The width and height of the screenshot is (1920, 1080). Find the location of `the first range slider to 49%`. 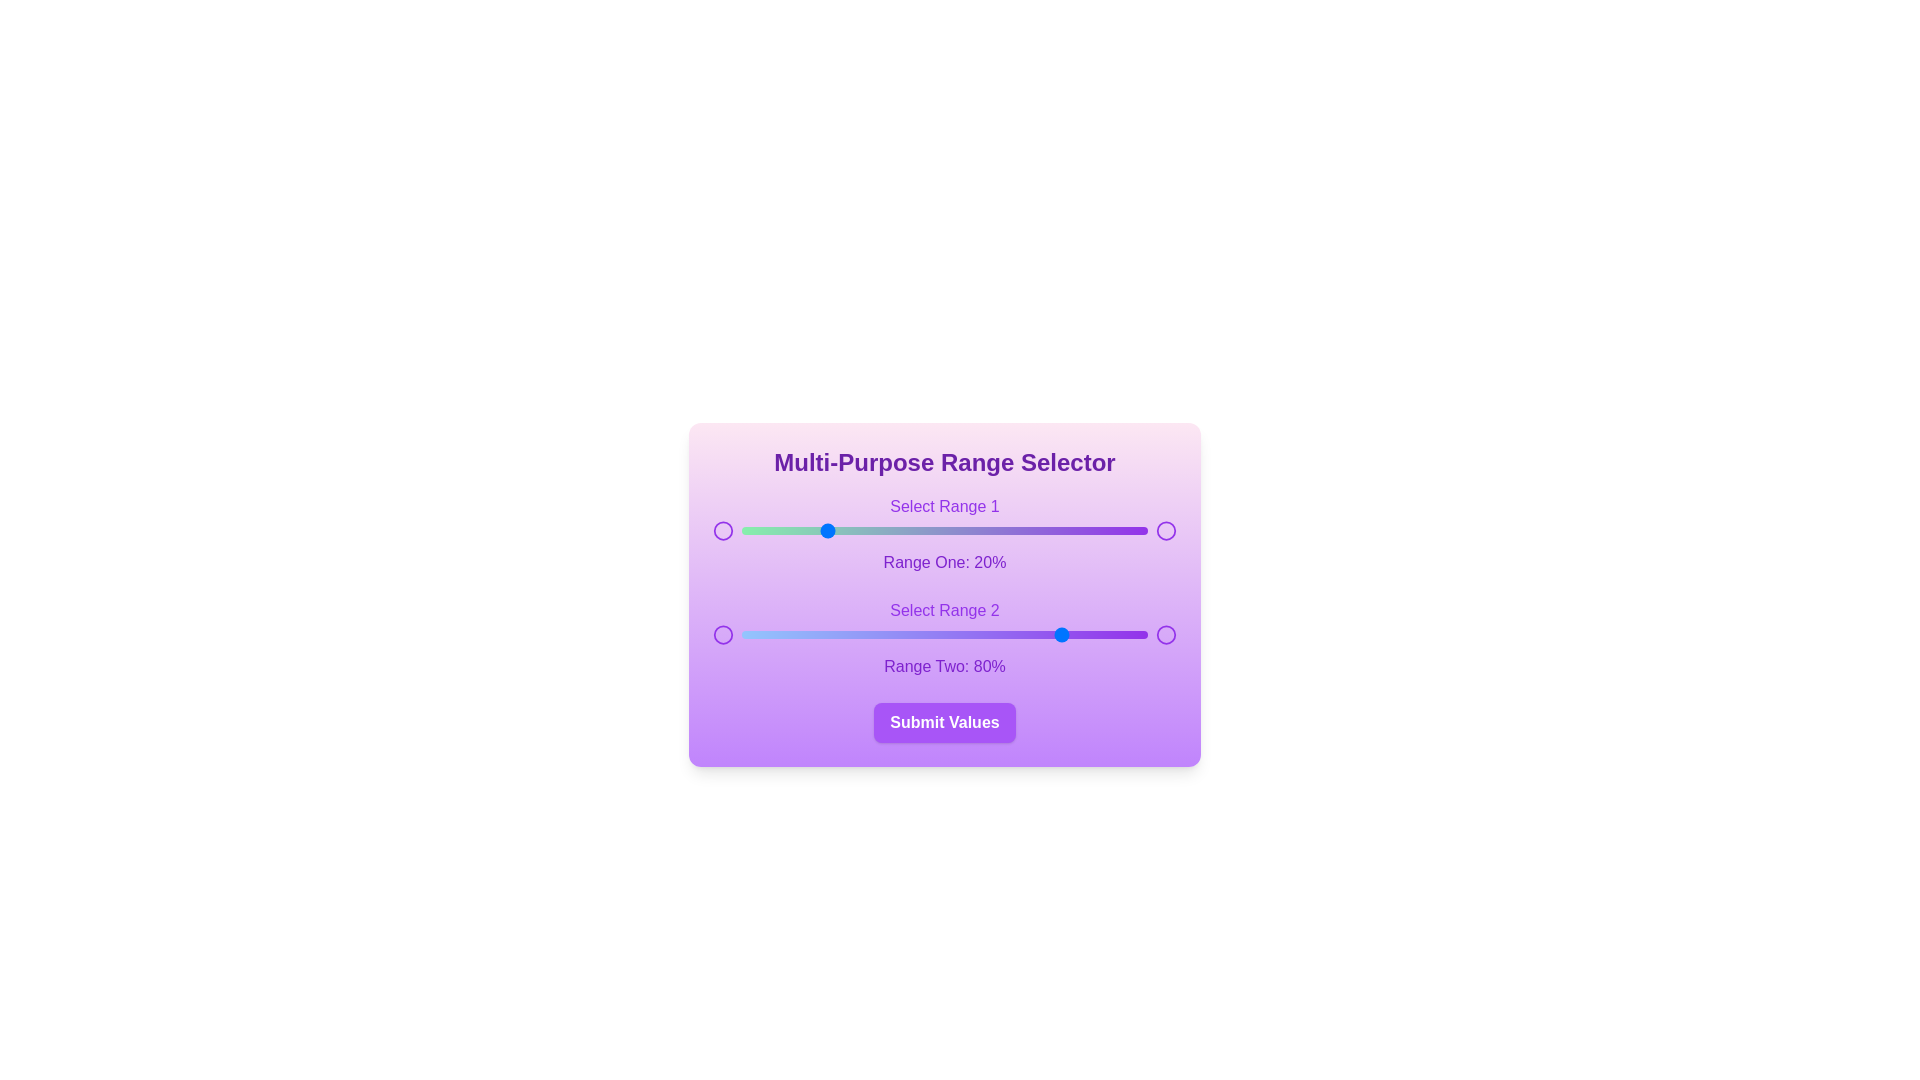

the first range slider to 49% is located at coordinates (939, 530).